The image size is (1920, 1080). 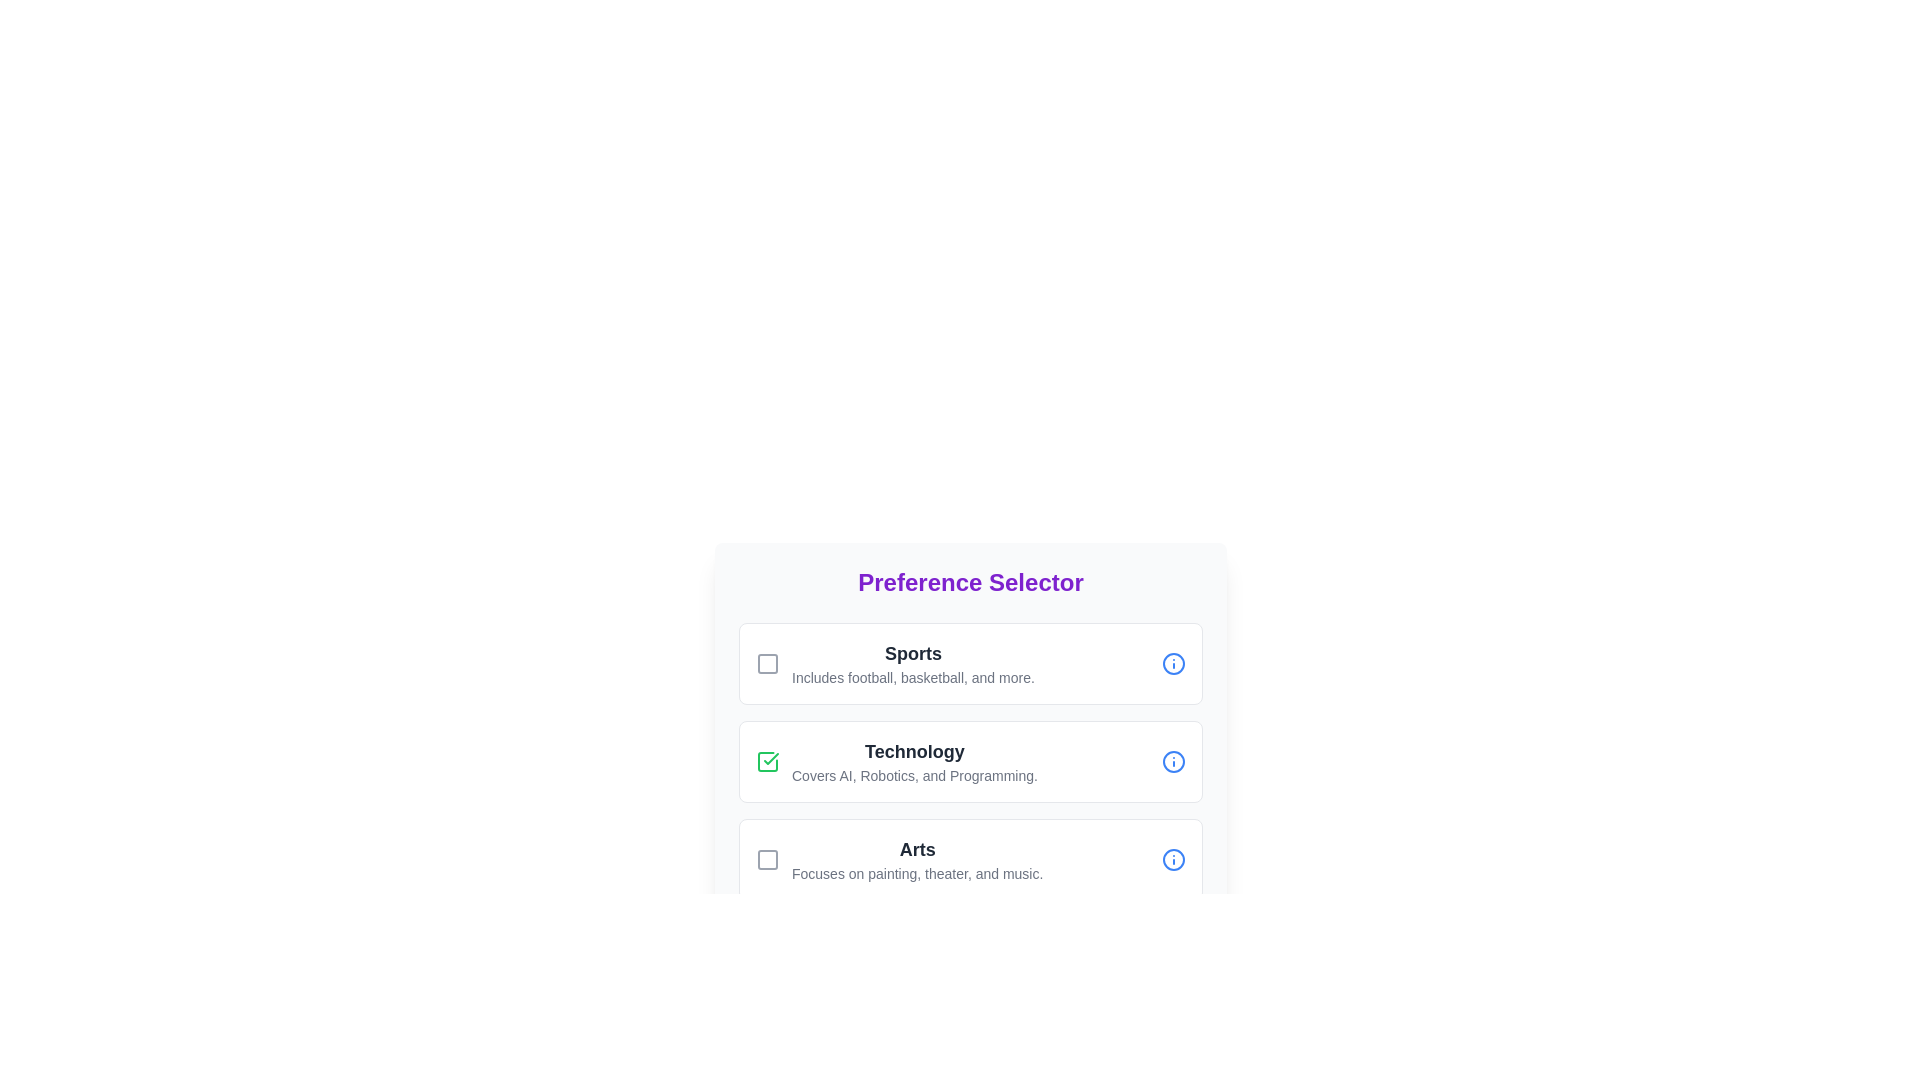 I want to click on the info icon next to the preference Sports to view additional information, so click(x=1174, y=663).